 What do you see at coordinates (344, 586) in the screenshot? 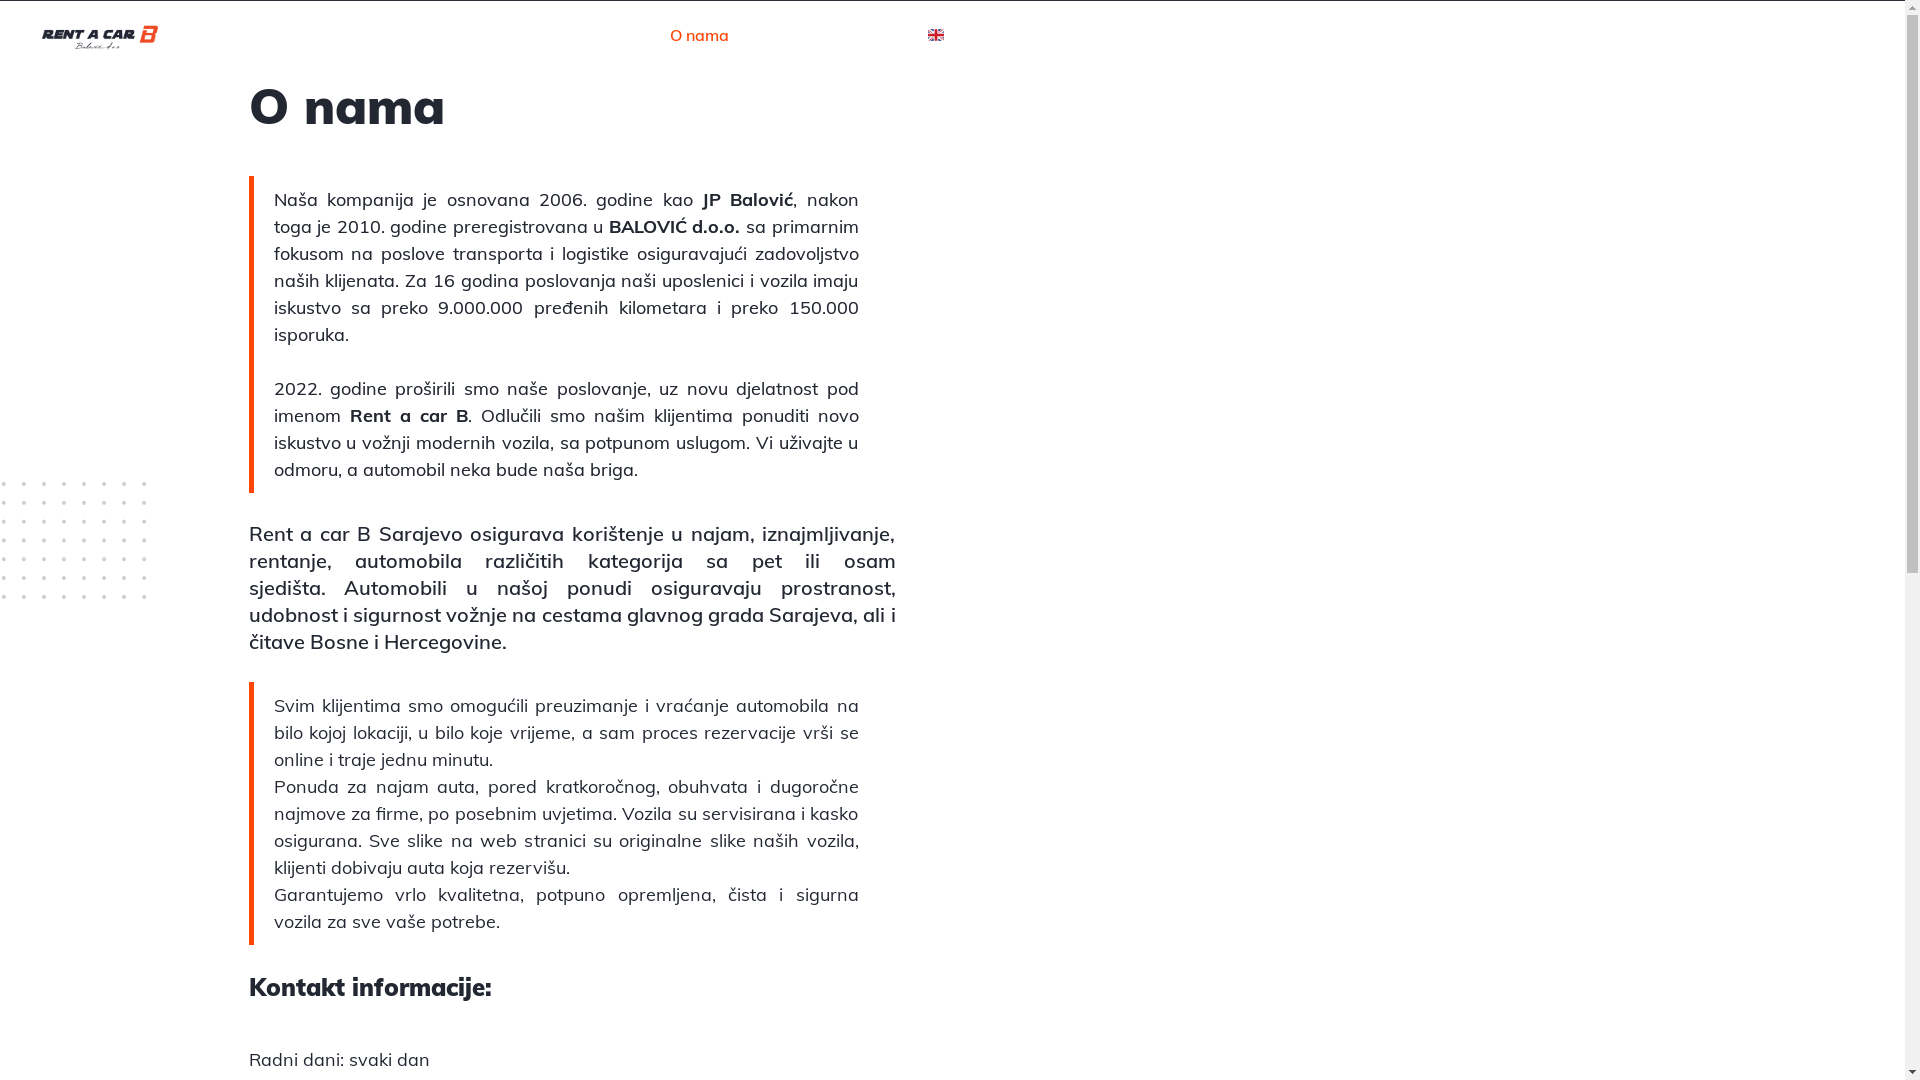
I see `'Automobili '` at bounding box center [344, 586].